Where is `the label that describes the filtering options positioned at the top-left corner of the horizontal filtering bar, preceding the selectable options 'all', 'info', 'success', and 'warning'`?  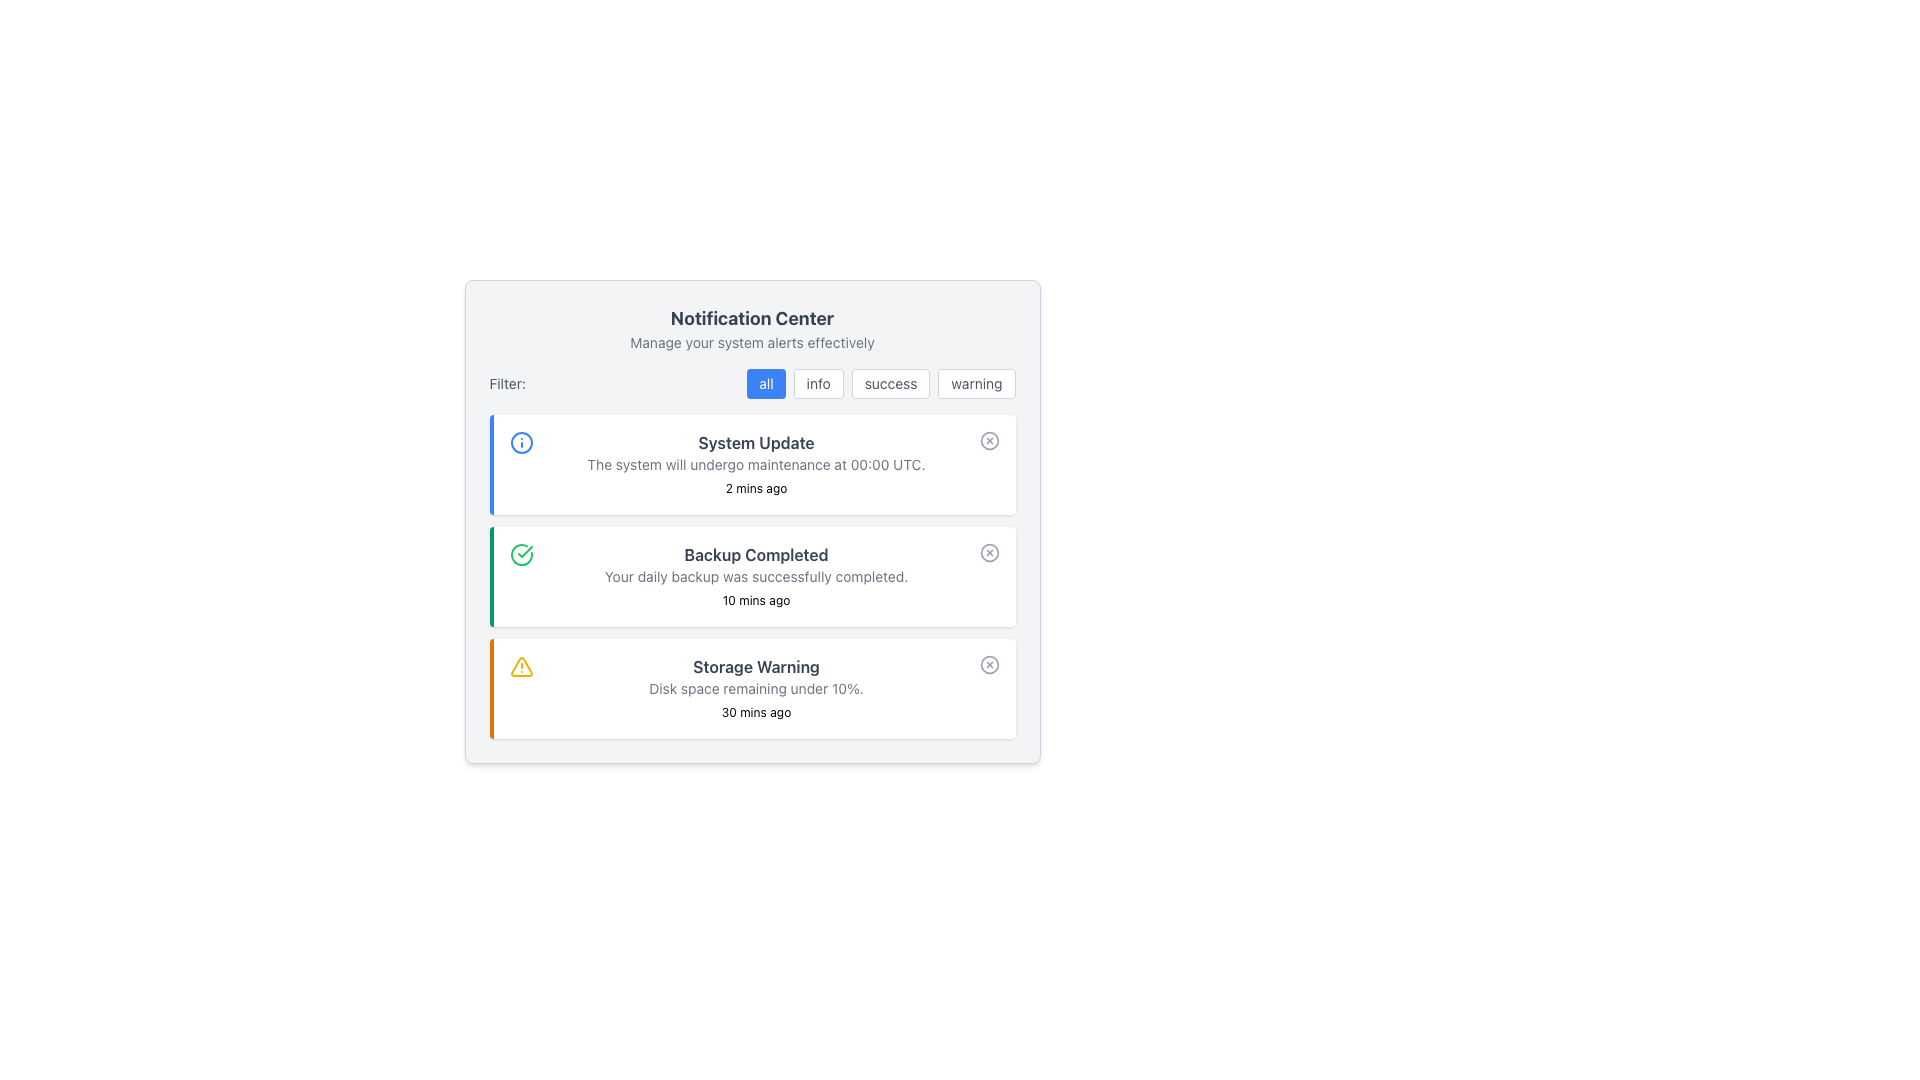
the label that describes the filtering options positioned at the top-left corner of the horizontal filtering bar, preceding the selectable options 'all', 'info', 'success', and 'warning' is located at coordinates (507, 384).